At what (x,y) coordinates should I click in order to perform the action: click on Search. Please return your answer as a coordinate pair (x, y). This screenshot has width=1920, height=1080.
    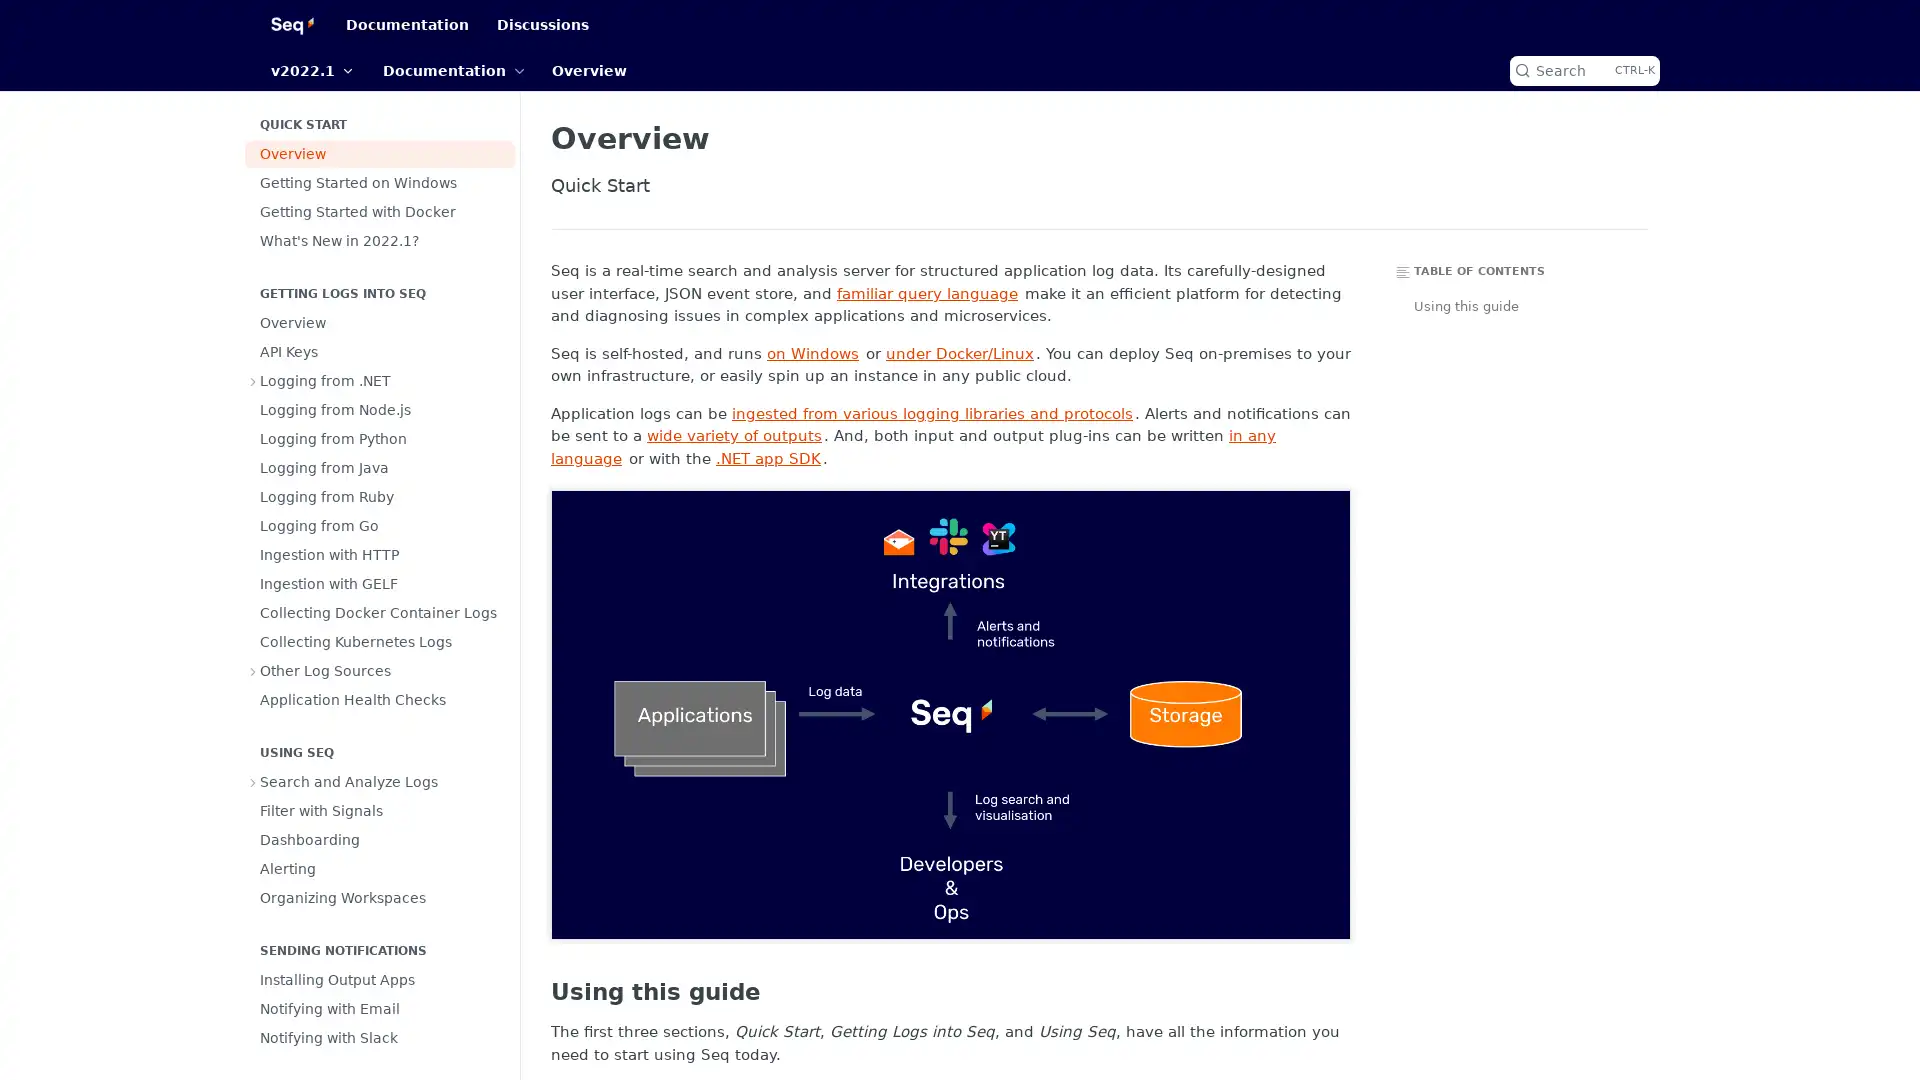
    Looking at the image, I should click on (1583, 69).